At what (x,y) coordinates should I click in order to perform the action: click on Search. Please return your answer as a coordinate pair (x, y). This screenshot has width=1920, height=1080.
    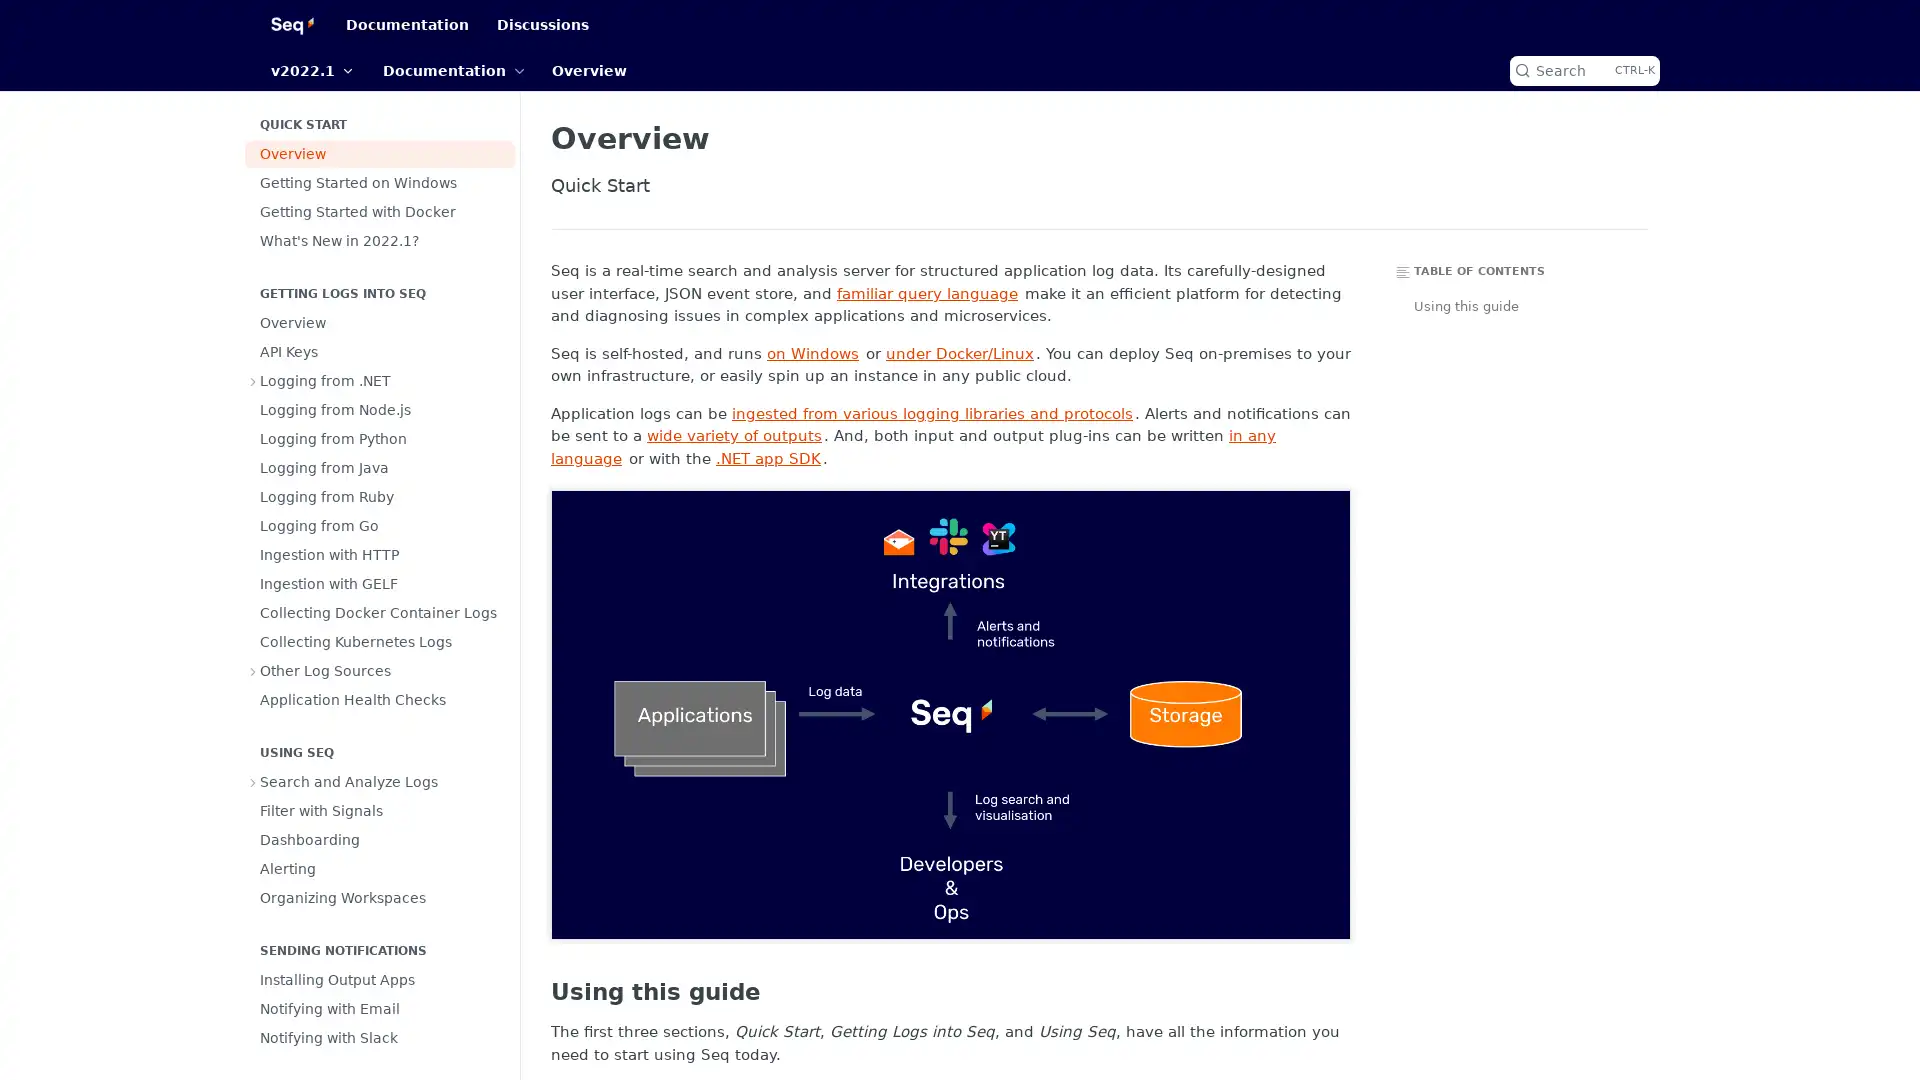
    Looking at the image, I should click on (1583, 69).